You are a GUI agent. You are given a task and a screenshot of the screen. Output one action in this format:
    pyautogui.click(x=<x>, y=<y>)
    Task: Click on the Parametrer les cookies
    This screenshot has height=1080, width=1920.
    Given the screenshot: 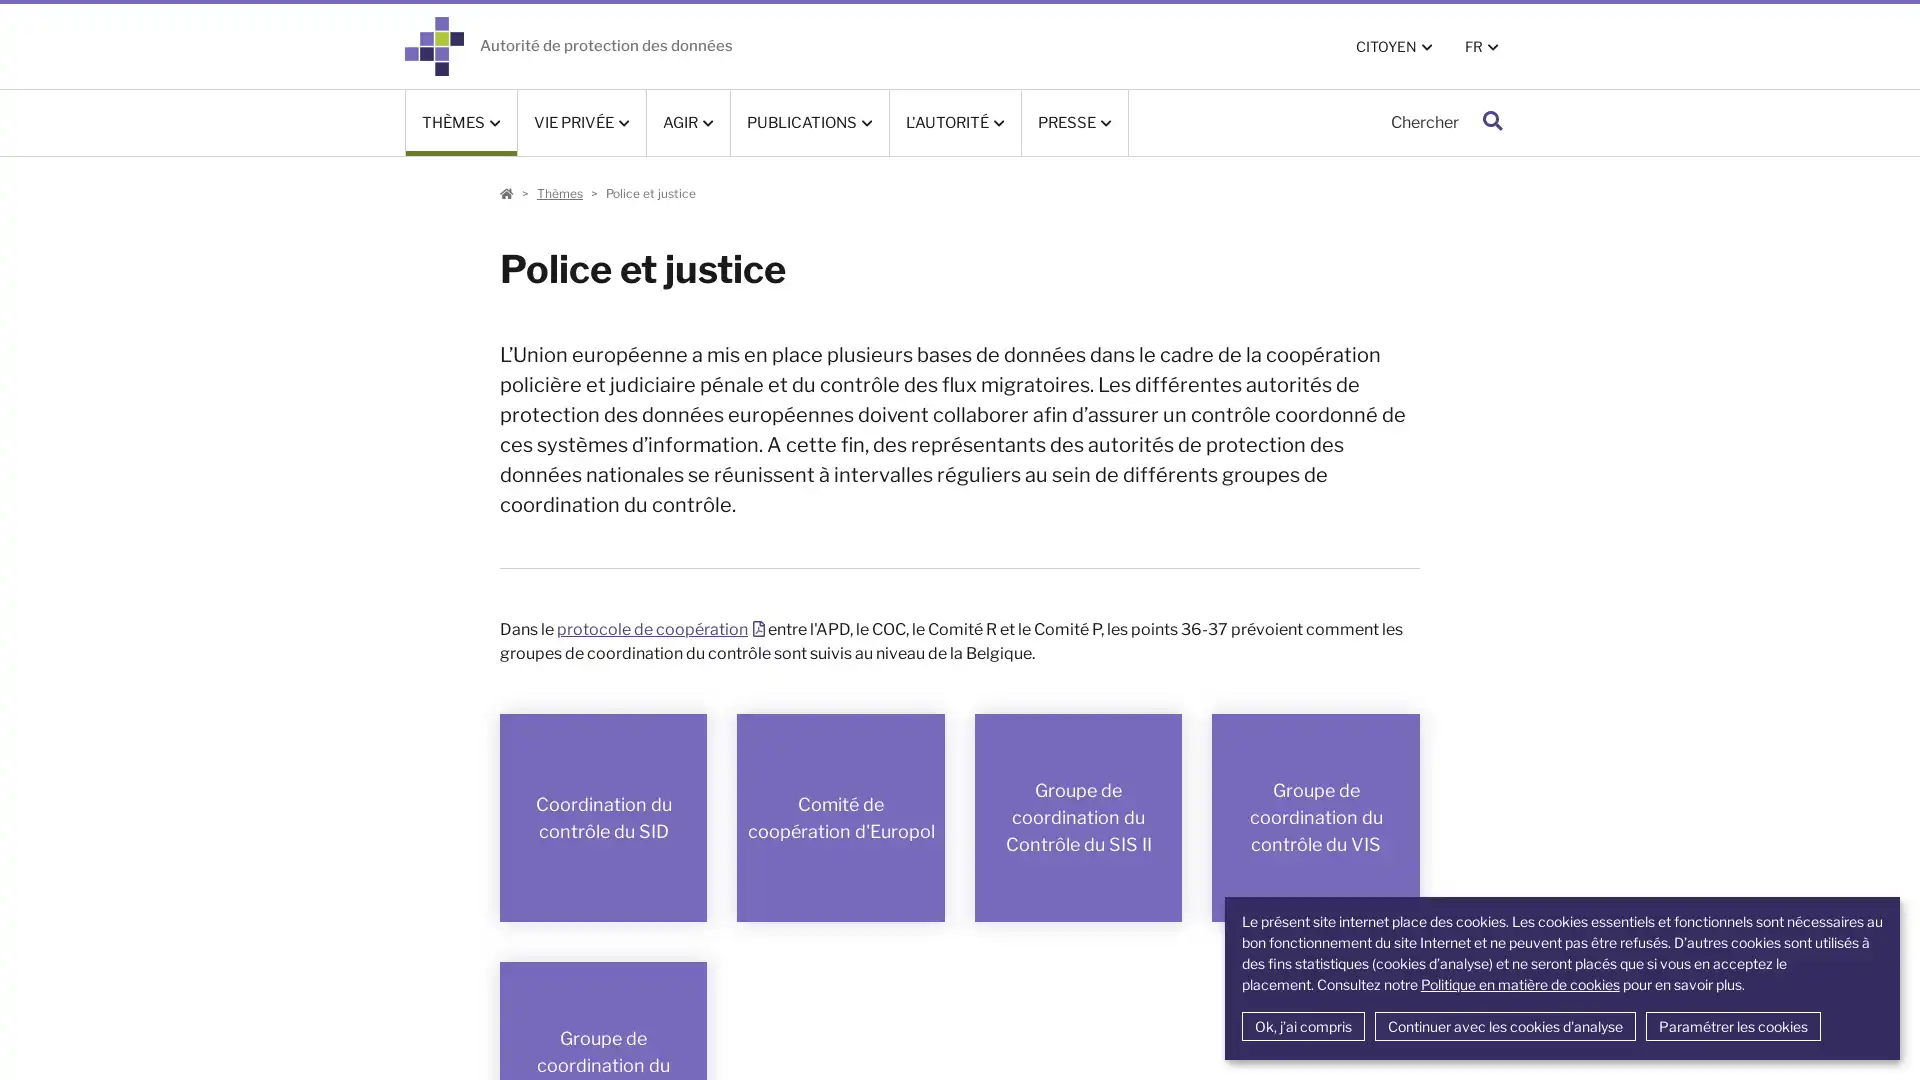 What is the action you would take?
    pyautogui.click(x=1731, y=1026)
    